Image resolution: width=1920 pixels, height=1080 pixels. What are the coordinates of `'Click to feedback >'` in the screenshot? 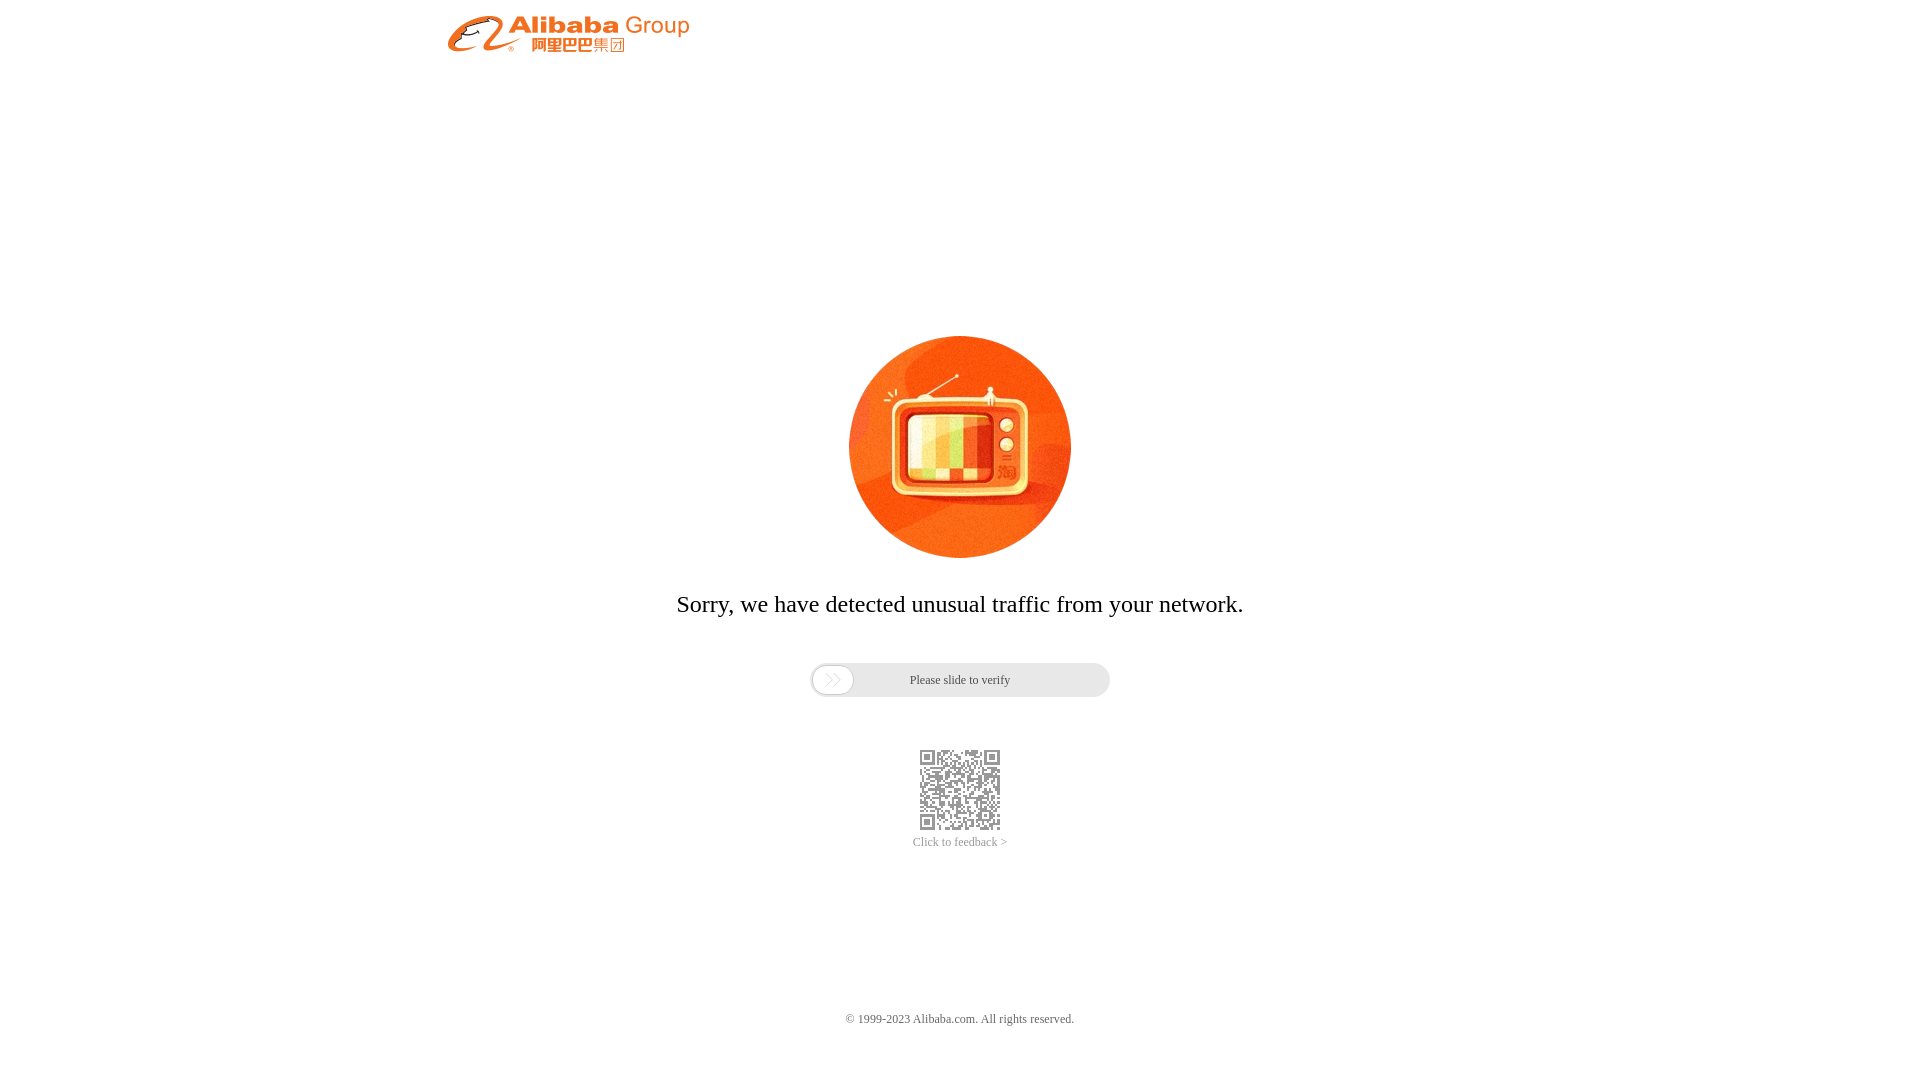 It's located at (960, 842).